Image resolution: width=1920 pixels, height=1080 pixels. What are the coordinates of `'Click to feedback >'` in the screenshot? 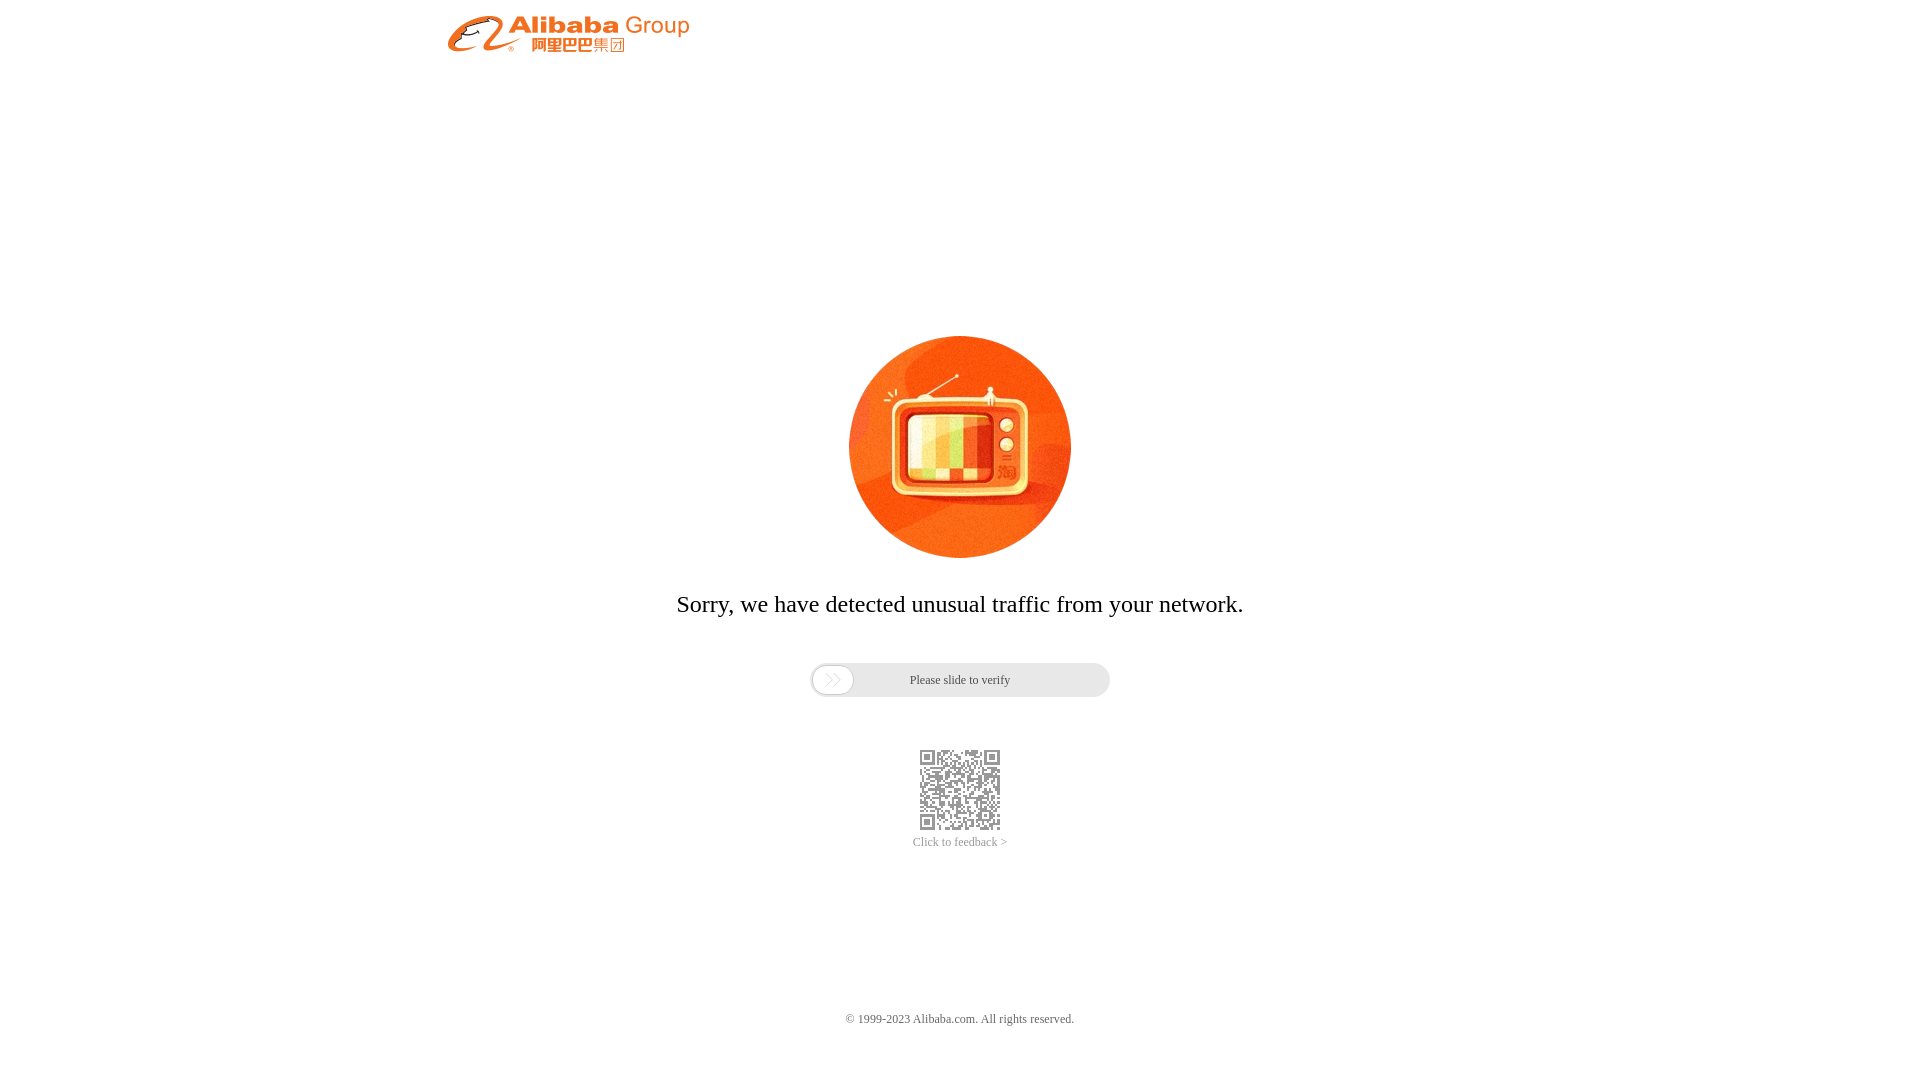 It's located at (960, 842).